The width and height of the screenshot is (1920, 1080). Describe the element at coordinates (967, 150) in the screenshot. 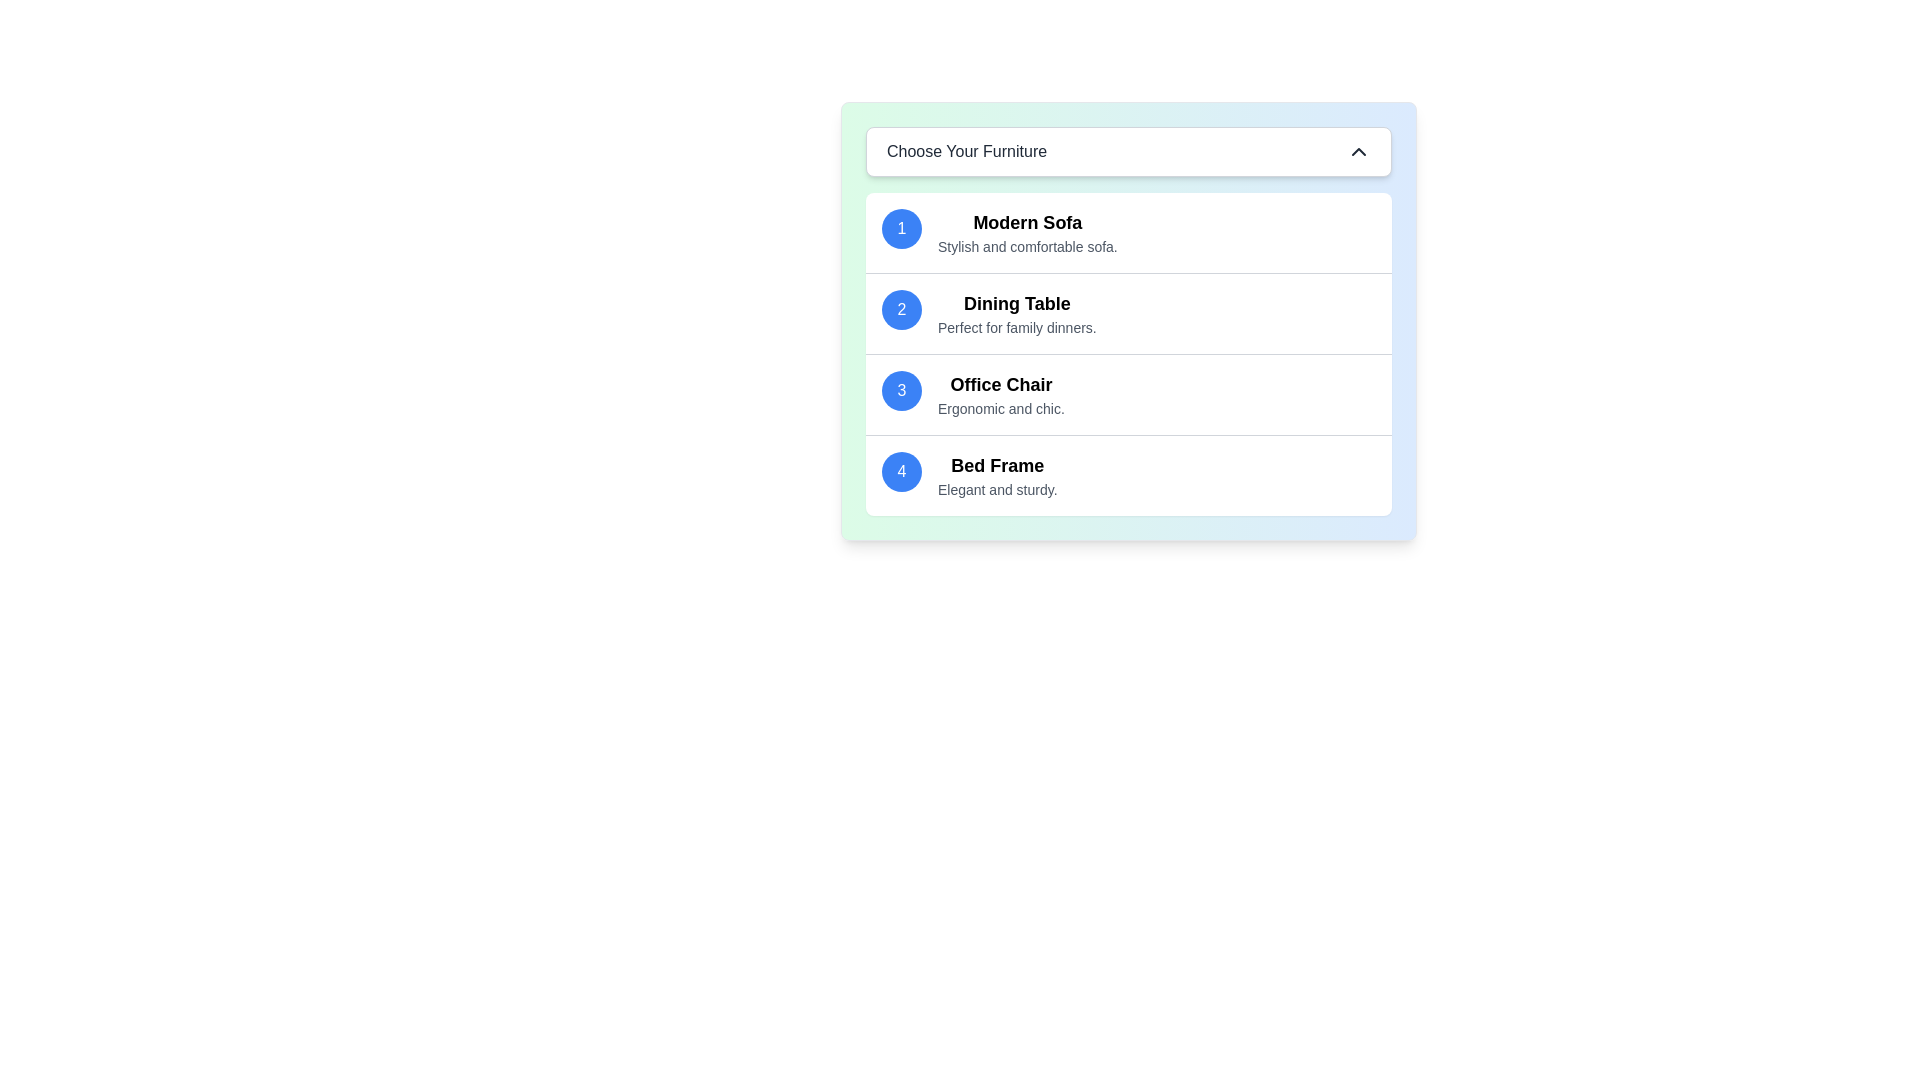

I see `the 'Choose Your Furniture' text label in the header of the dropdown menu, which is displayed in bold and slightly larger font` at that location.